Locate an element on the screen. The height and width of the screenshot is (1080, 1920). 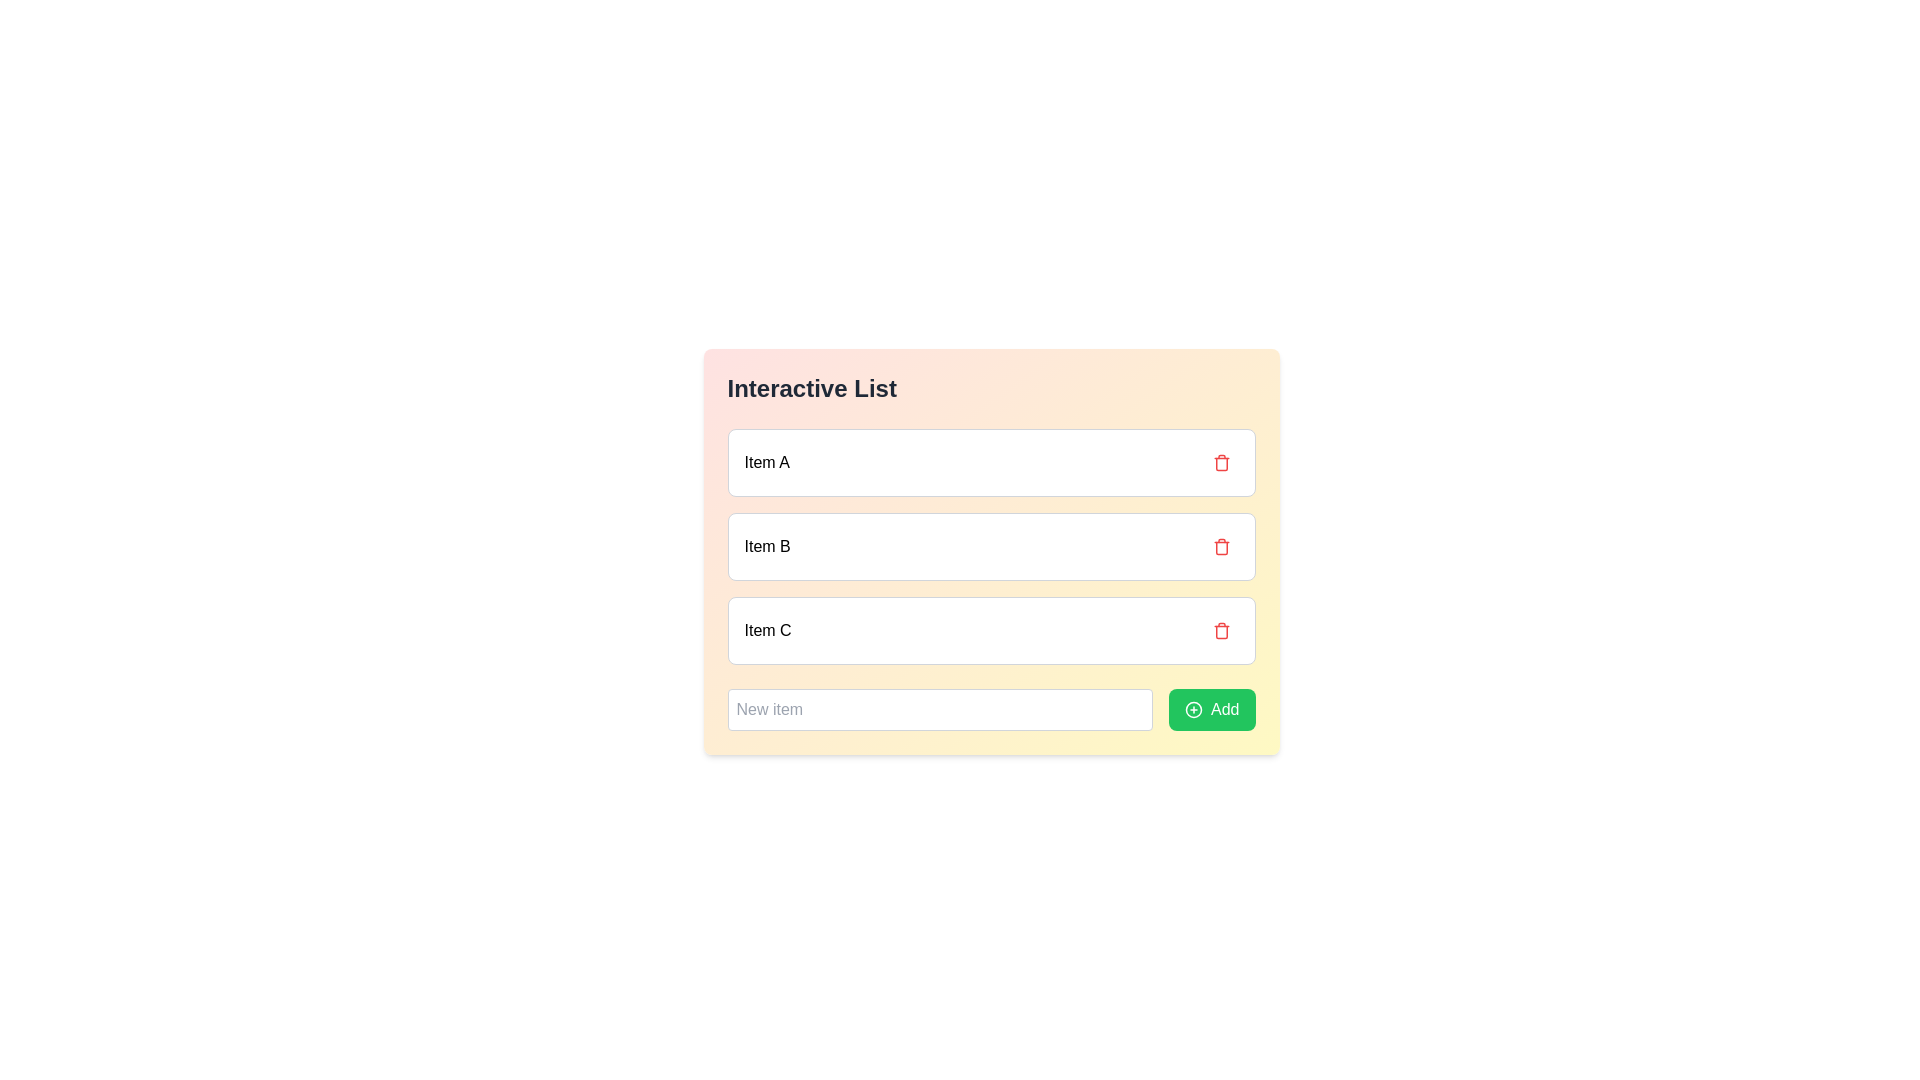
the trash bin icon button outlined in red is located at coordinates (1220, 547).